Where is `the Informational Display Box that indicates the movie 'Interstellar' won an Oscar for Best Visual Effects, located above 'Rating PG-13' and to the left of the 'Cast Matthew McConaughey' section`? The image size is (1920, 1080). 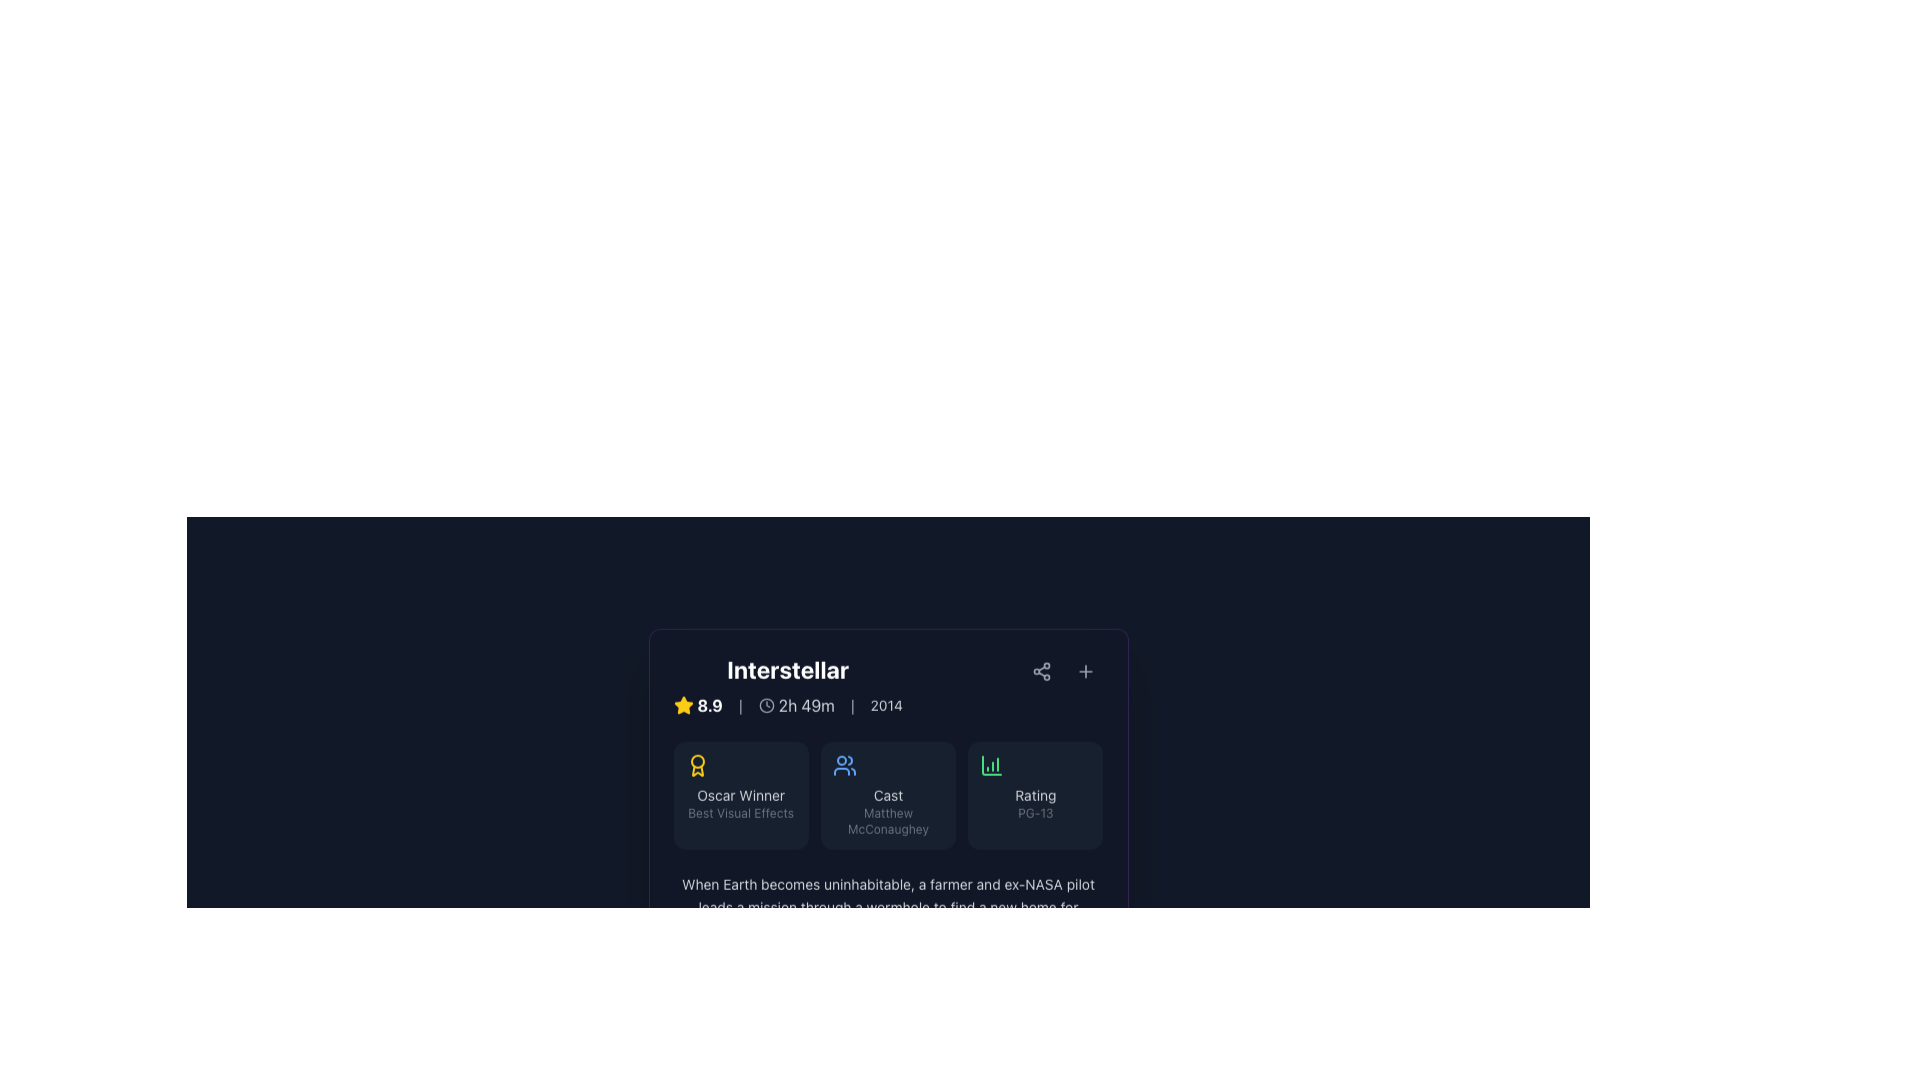 the Informational Display Box that indicates the movie 'Interstellar' won an Oscar for Best Visual Effects, located above 'Rating PG-13' and to the left of the 'Cast Matthew McConaughey' section is located at coordinates (740, 794).